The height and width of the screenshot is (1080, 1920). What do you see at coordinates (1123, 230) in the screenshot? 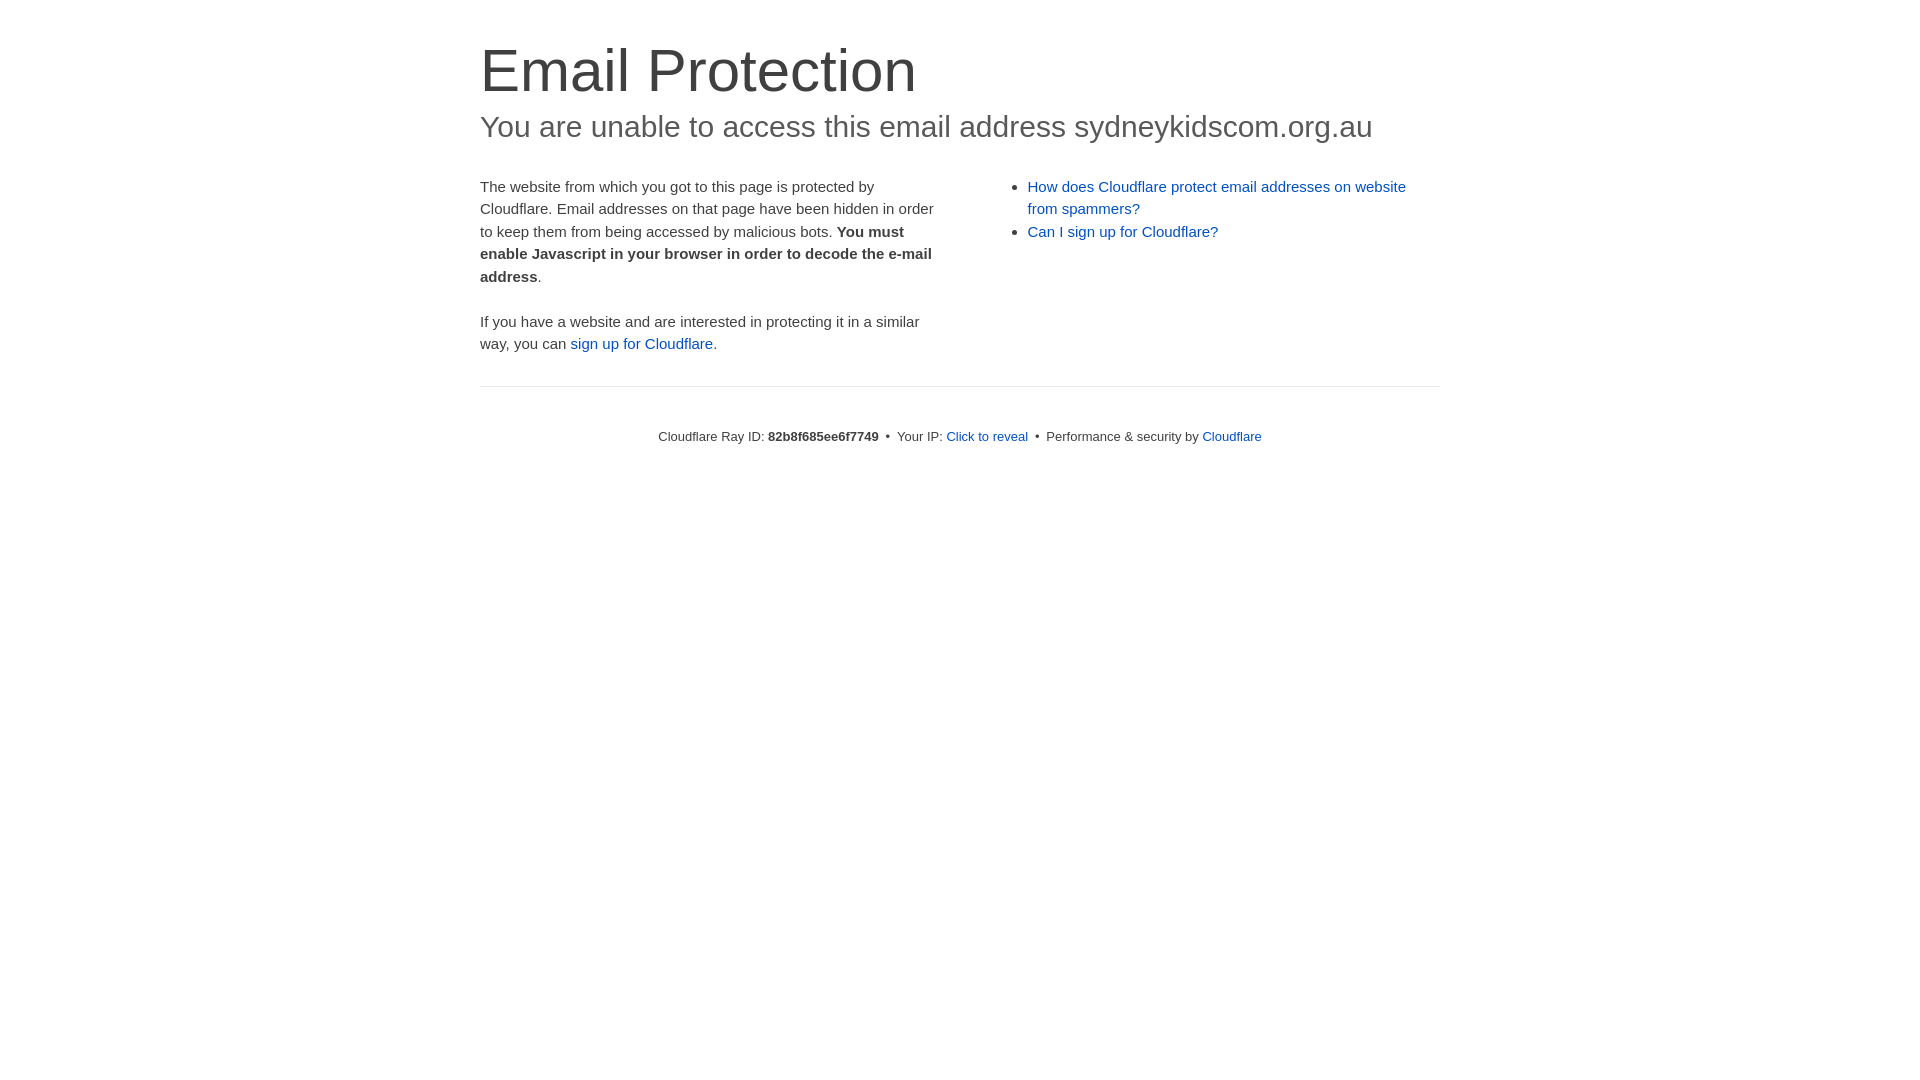
I see `'Can I sign up for Cloudflare?'` at bounding box center [1123, 230].